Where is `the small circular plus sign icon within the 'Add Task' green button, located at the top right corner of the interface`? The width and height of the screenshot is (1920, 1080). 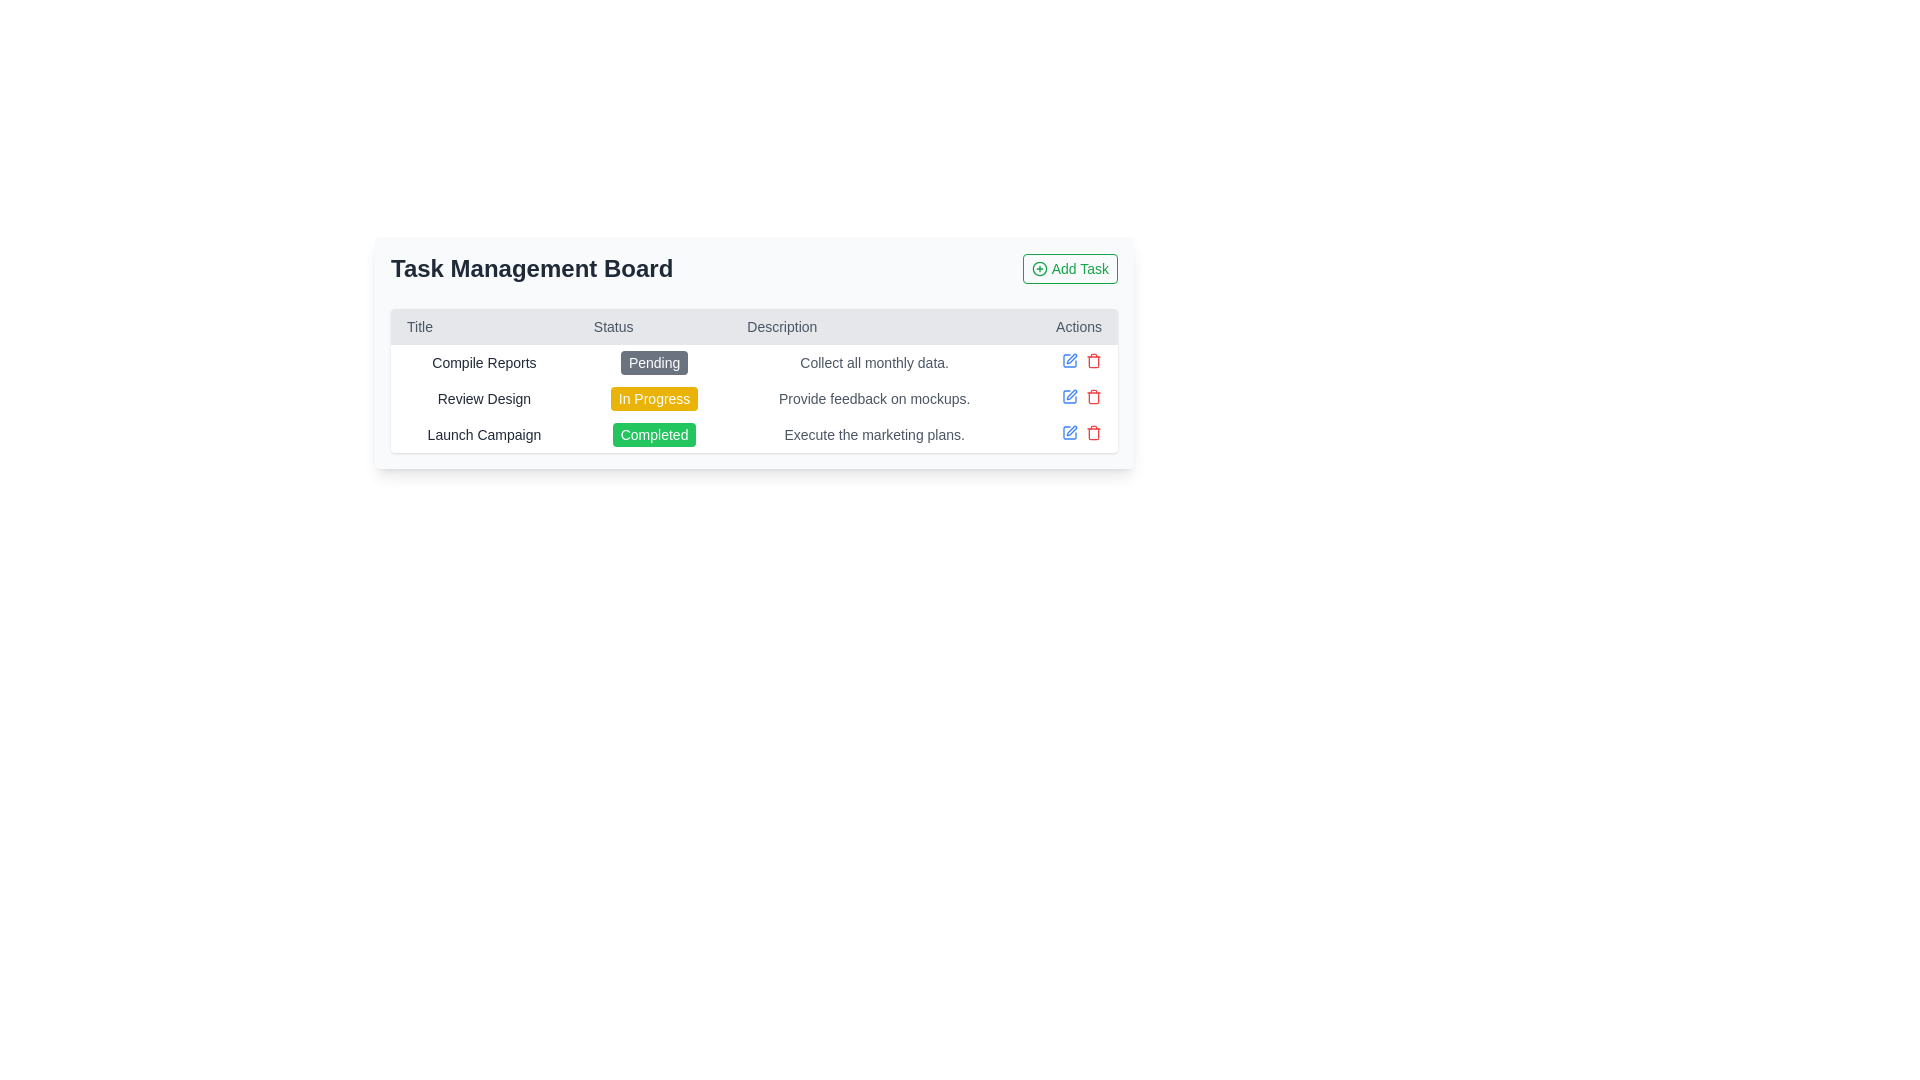
the small circular plus sign icon within the 'Add Task' green button, located at the top right corner of the interface is located at coordinates (1039, 268).